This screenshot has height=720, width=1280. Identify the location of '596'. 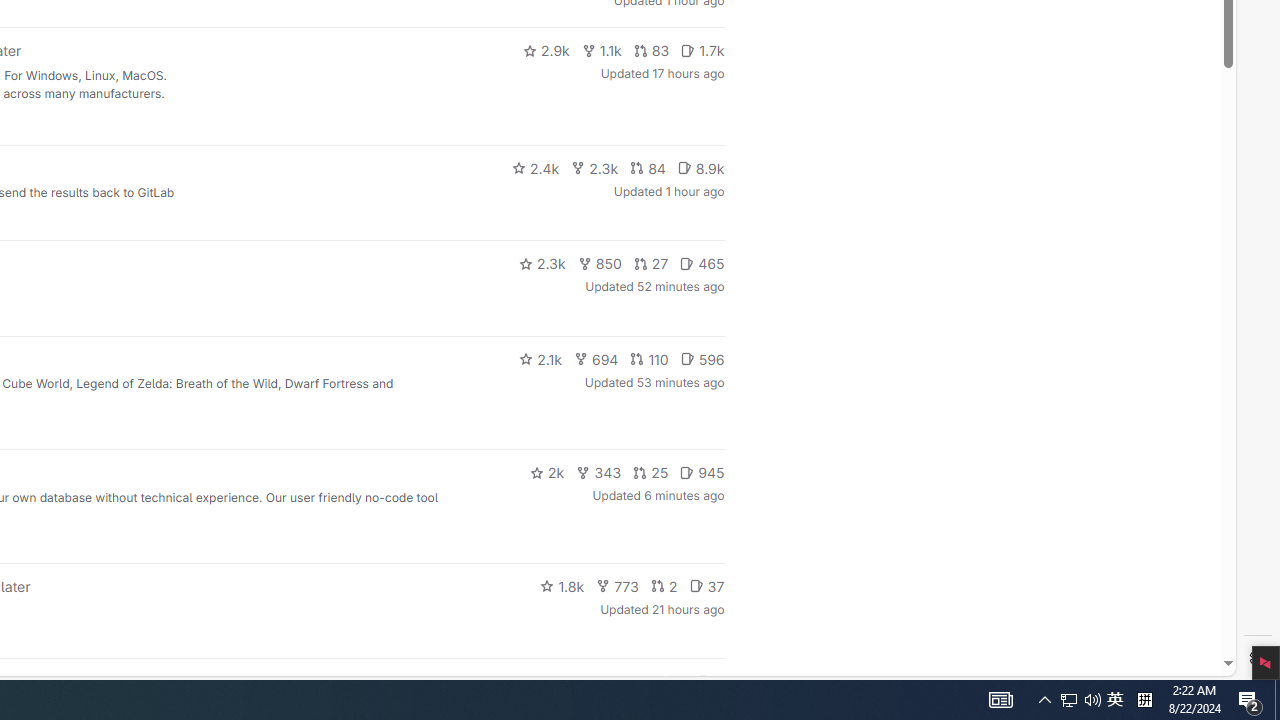
(702, 357).